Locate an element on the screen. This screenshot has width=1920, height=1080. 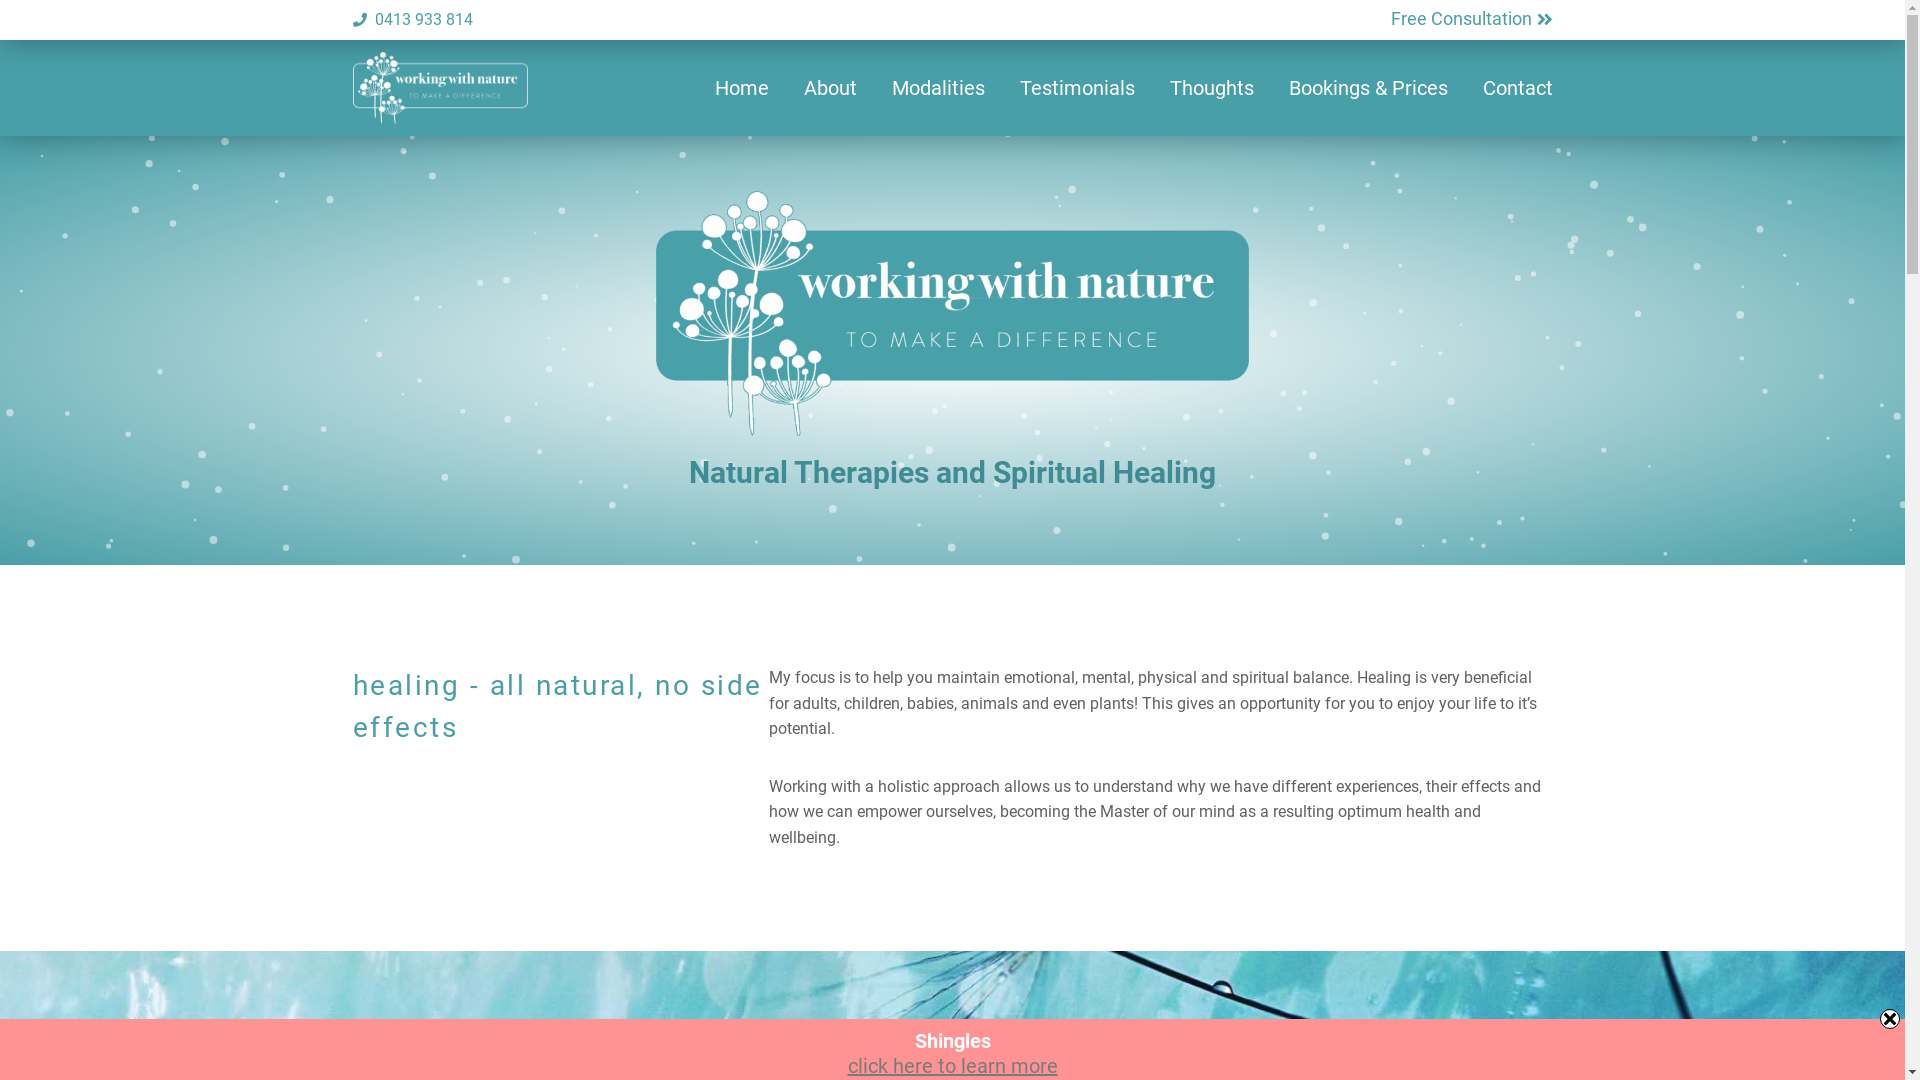
'click here to learn more' is located at coordinates (952, 1064).